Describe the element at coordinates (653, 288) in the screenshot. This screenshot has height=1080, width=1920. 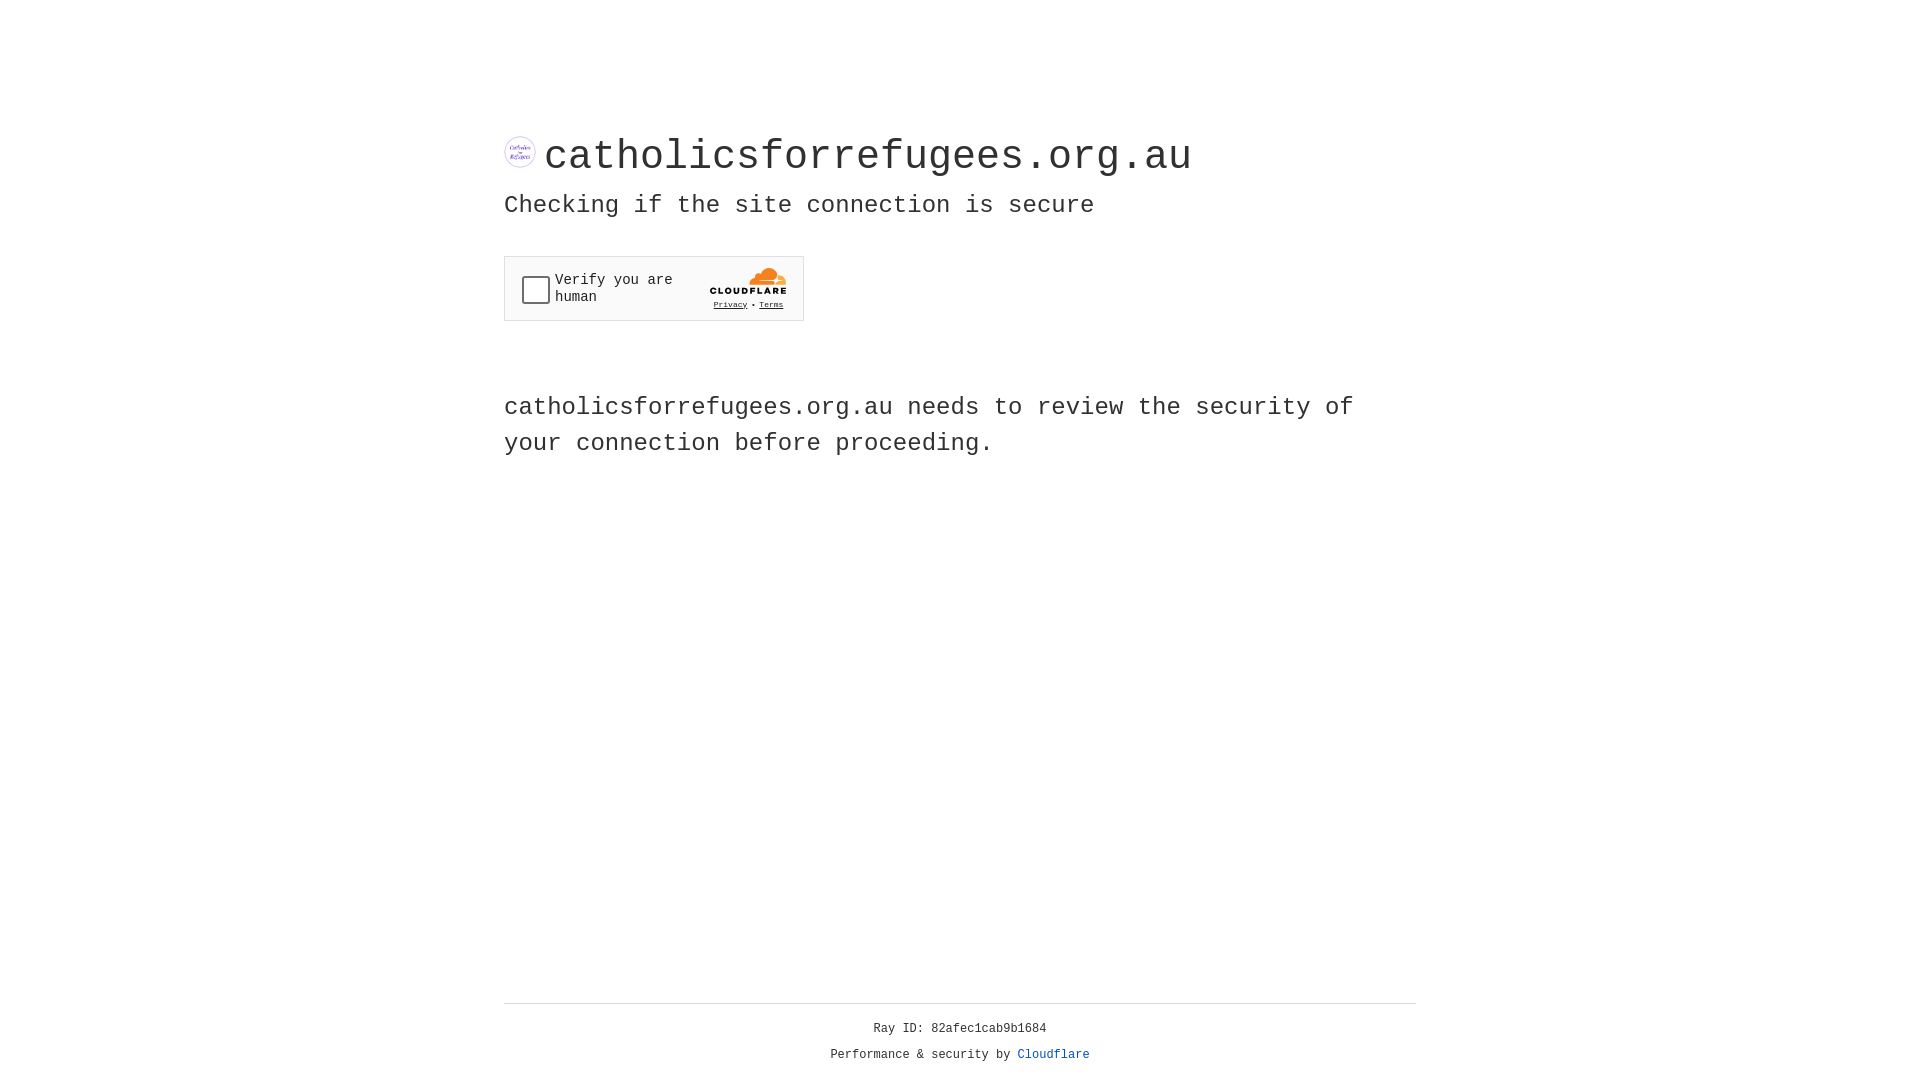
I see `'Widget containing a Cloudflare security challenge'` at that location.